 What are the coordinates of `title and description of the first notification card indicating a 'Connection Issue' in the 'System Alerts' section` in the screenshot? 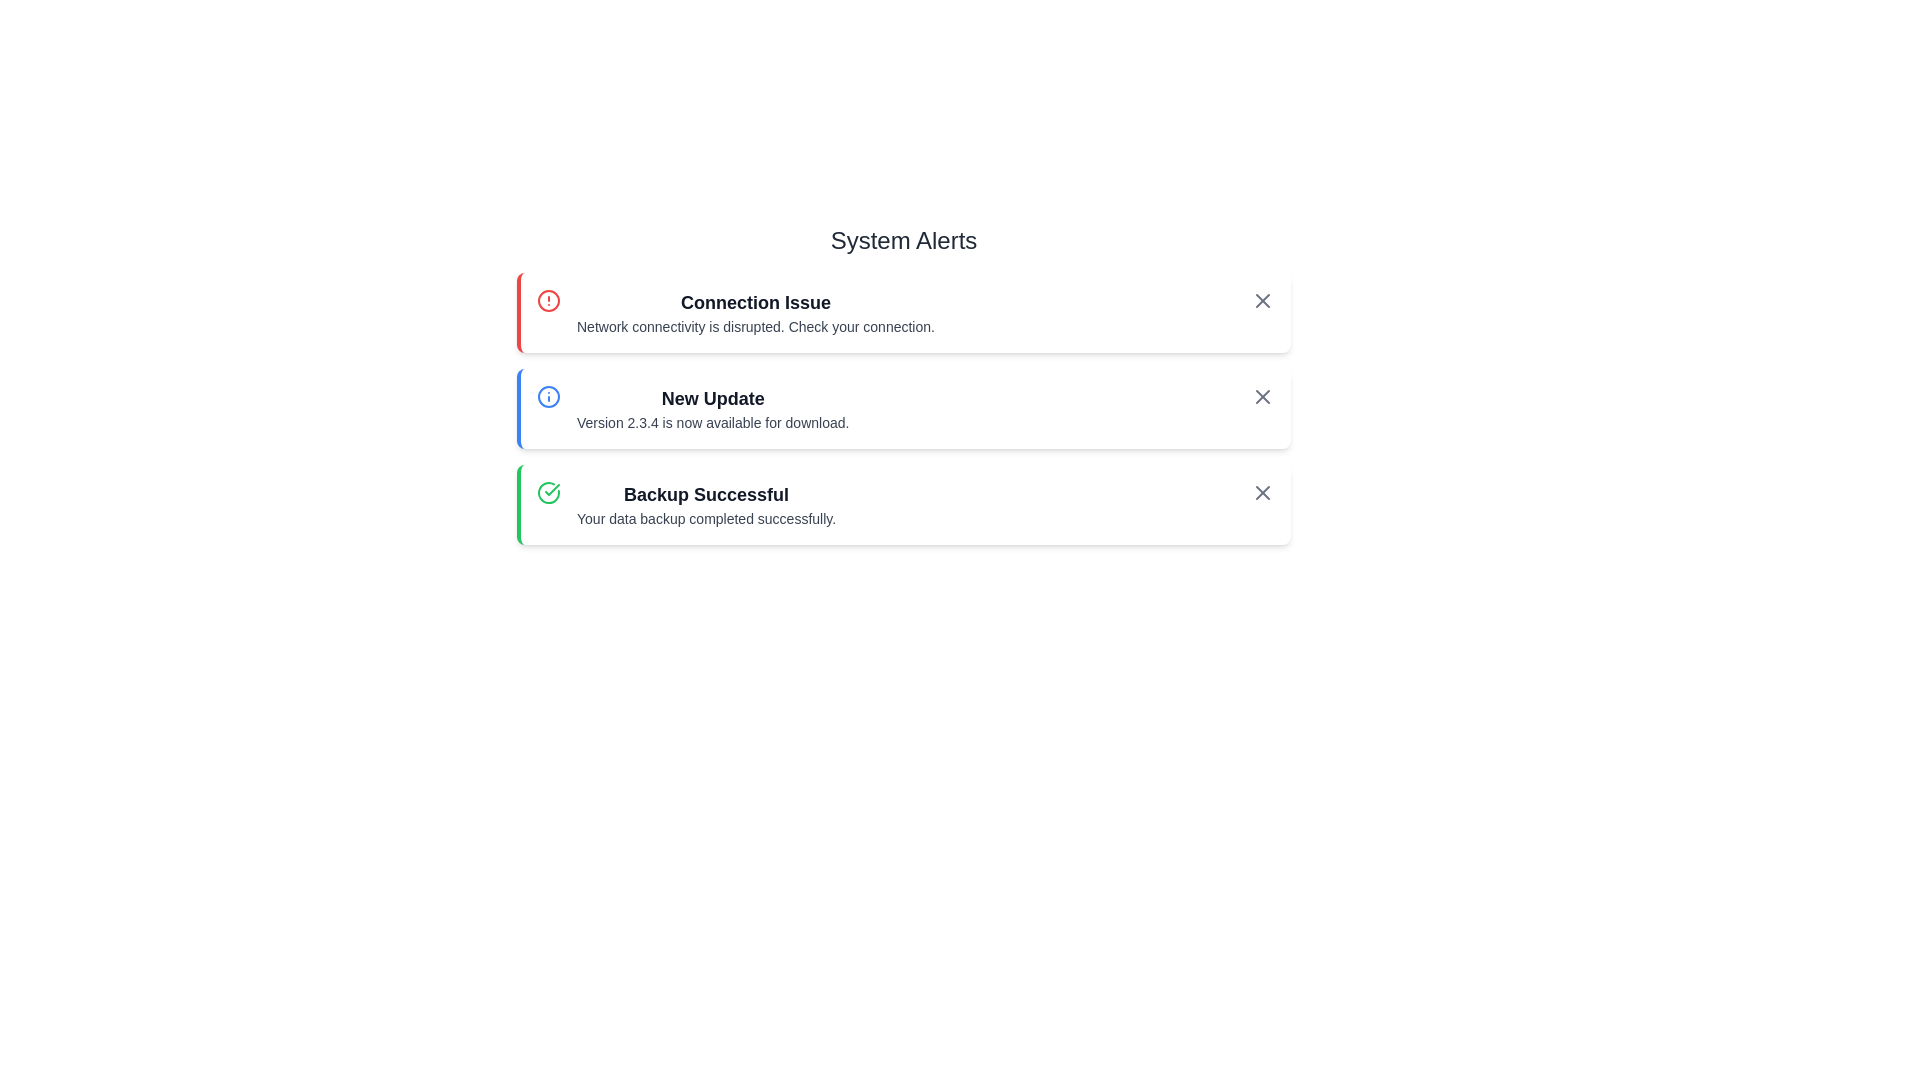 It's located at (902, 312).